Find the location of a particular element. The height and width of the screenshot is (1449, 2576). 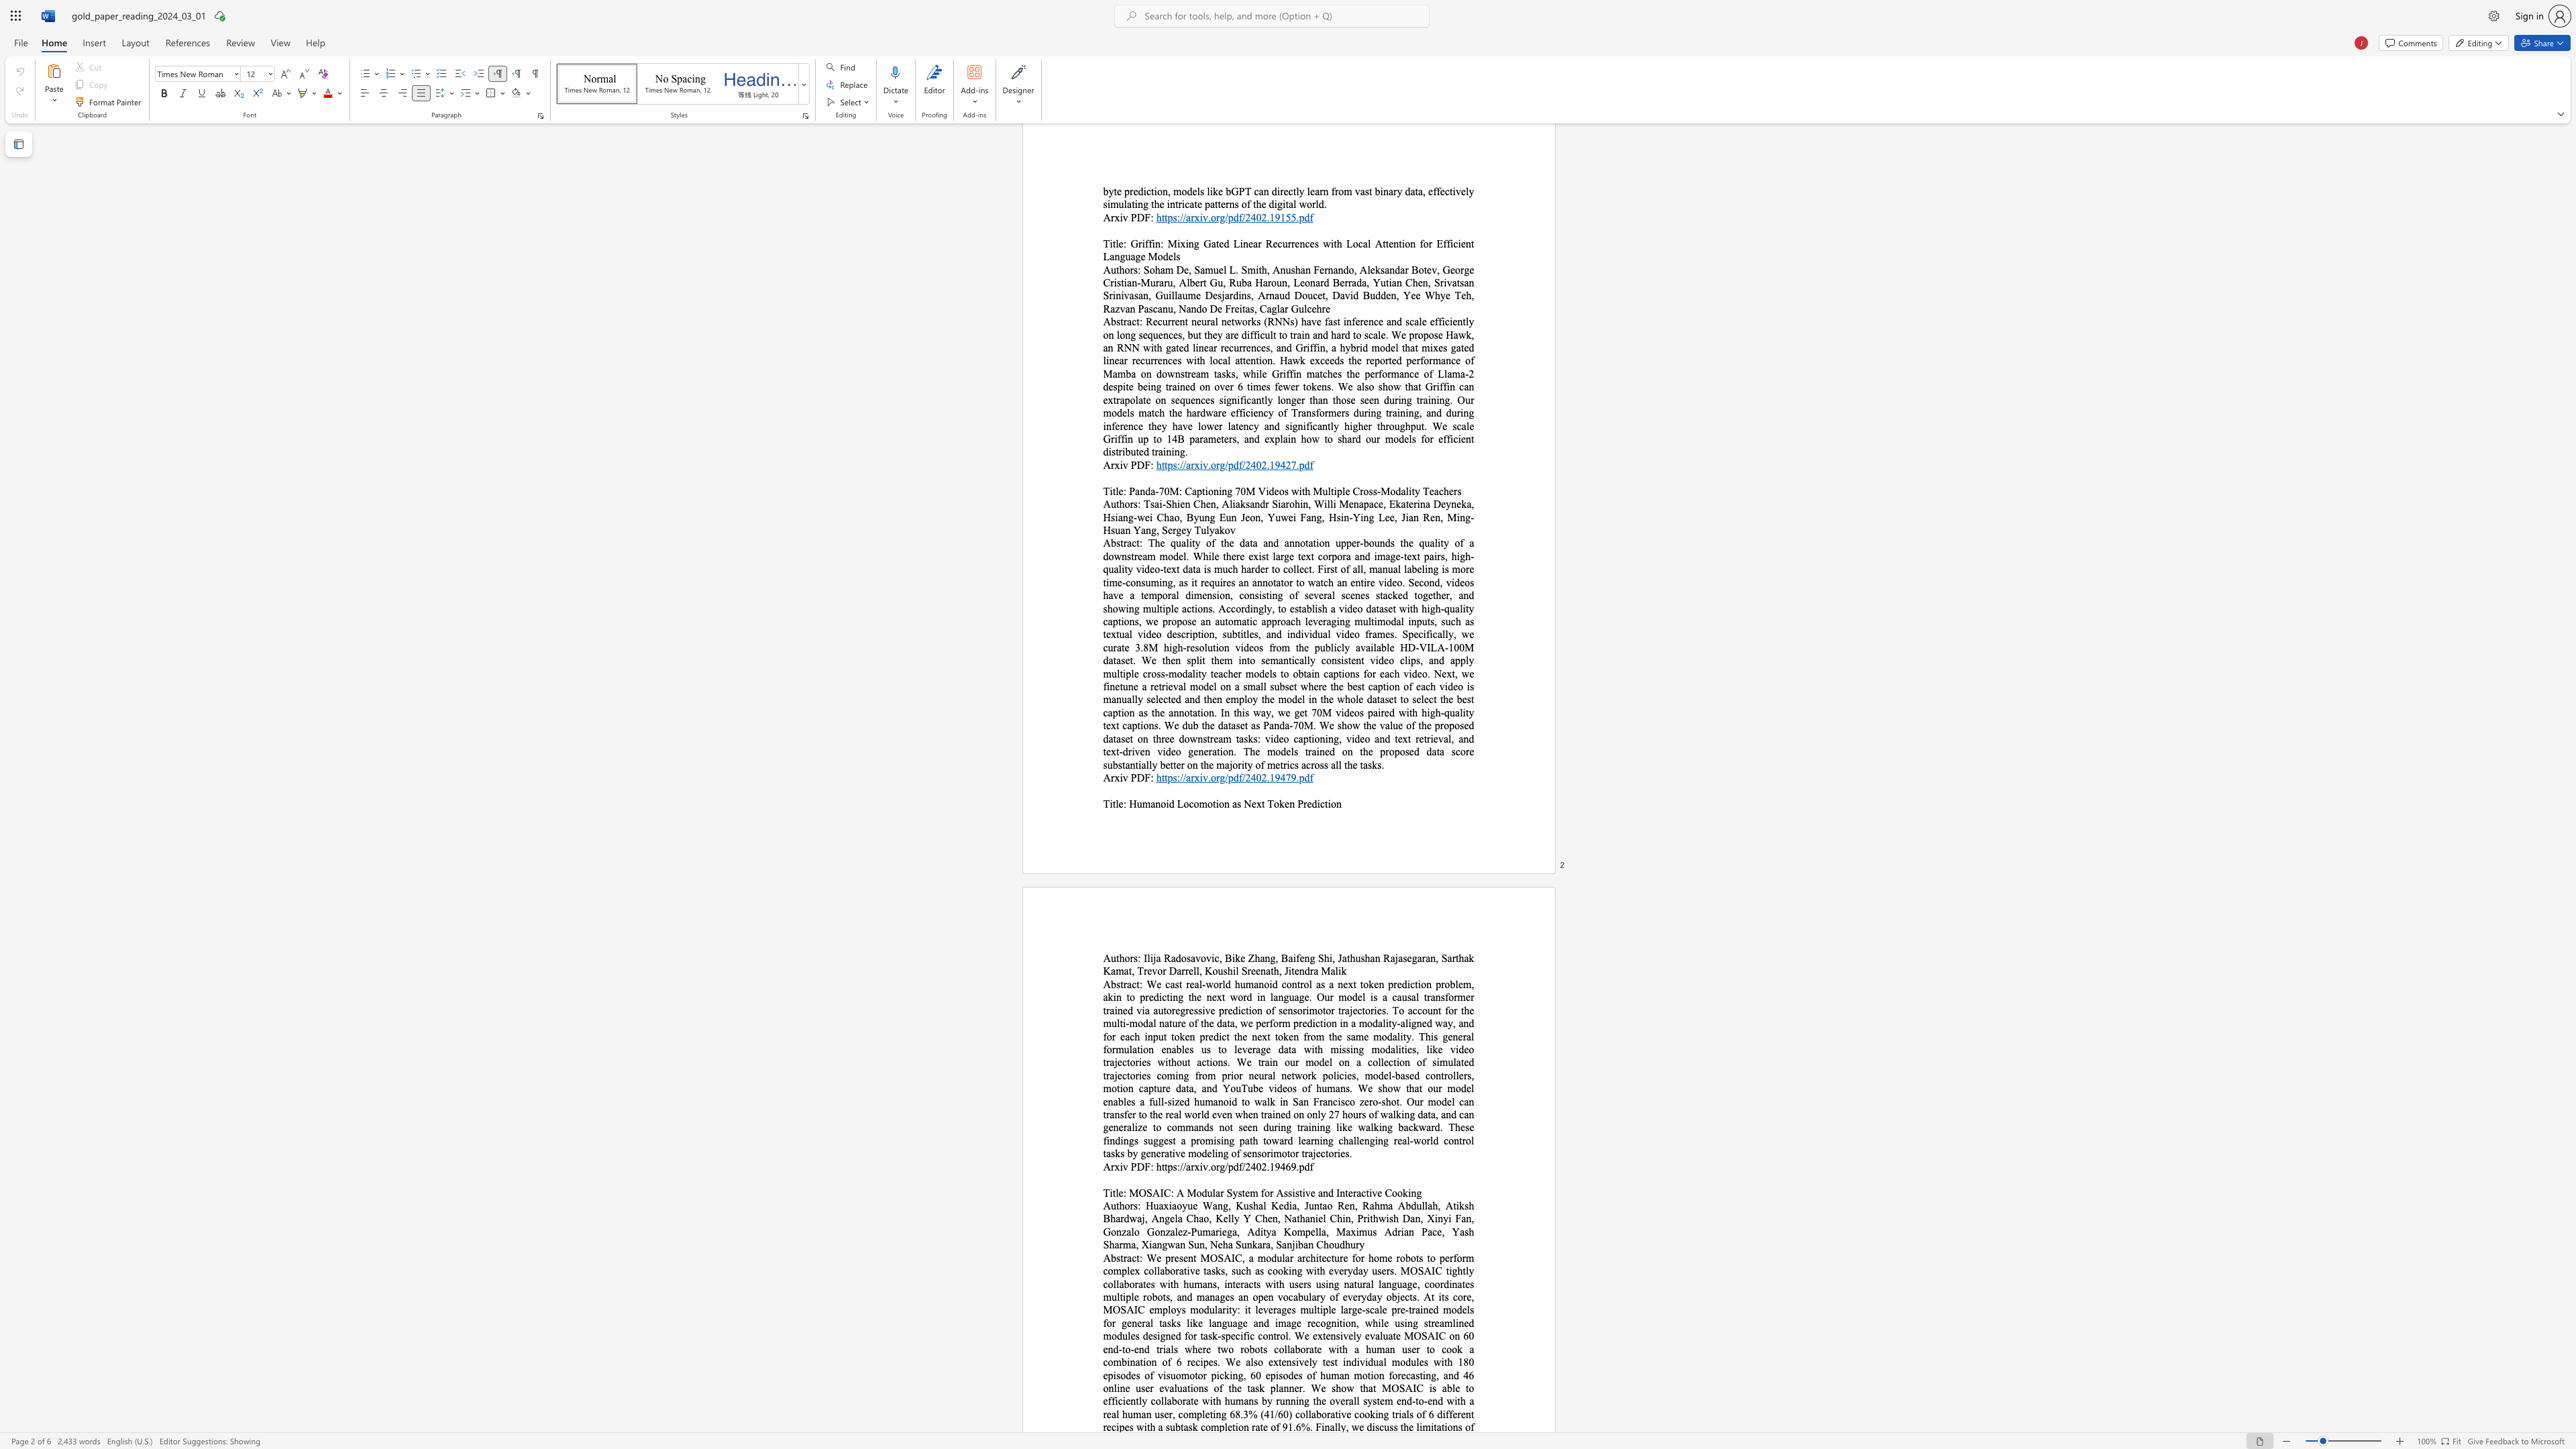

the subset text "ttps://a" within the text "https://arxiv.org/pdf/2402.19469.pdf" is located at coordinates (1160, 1166).